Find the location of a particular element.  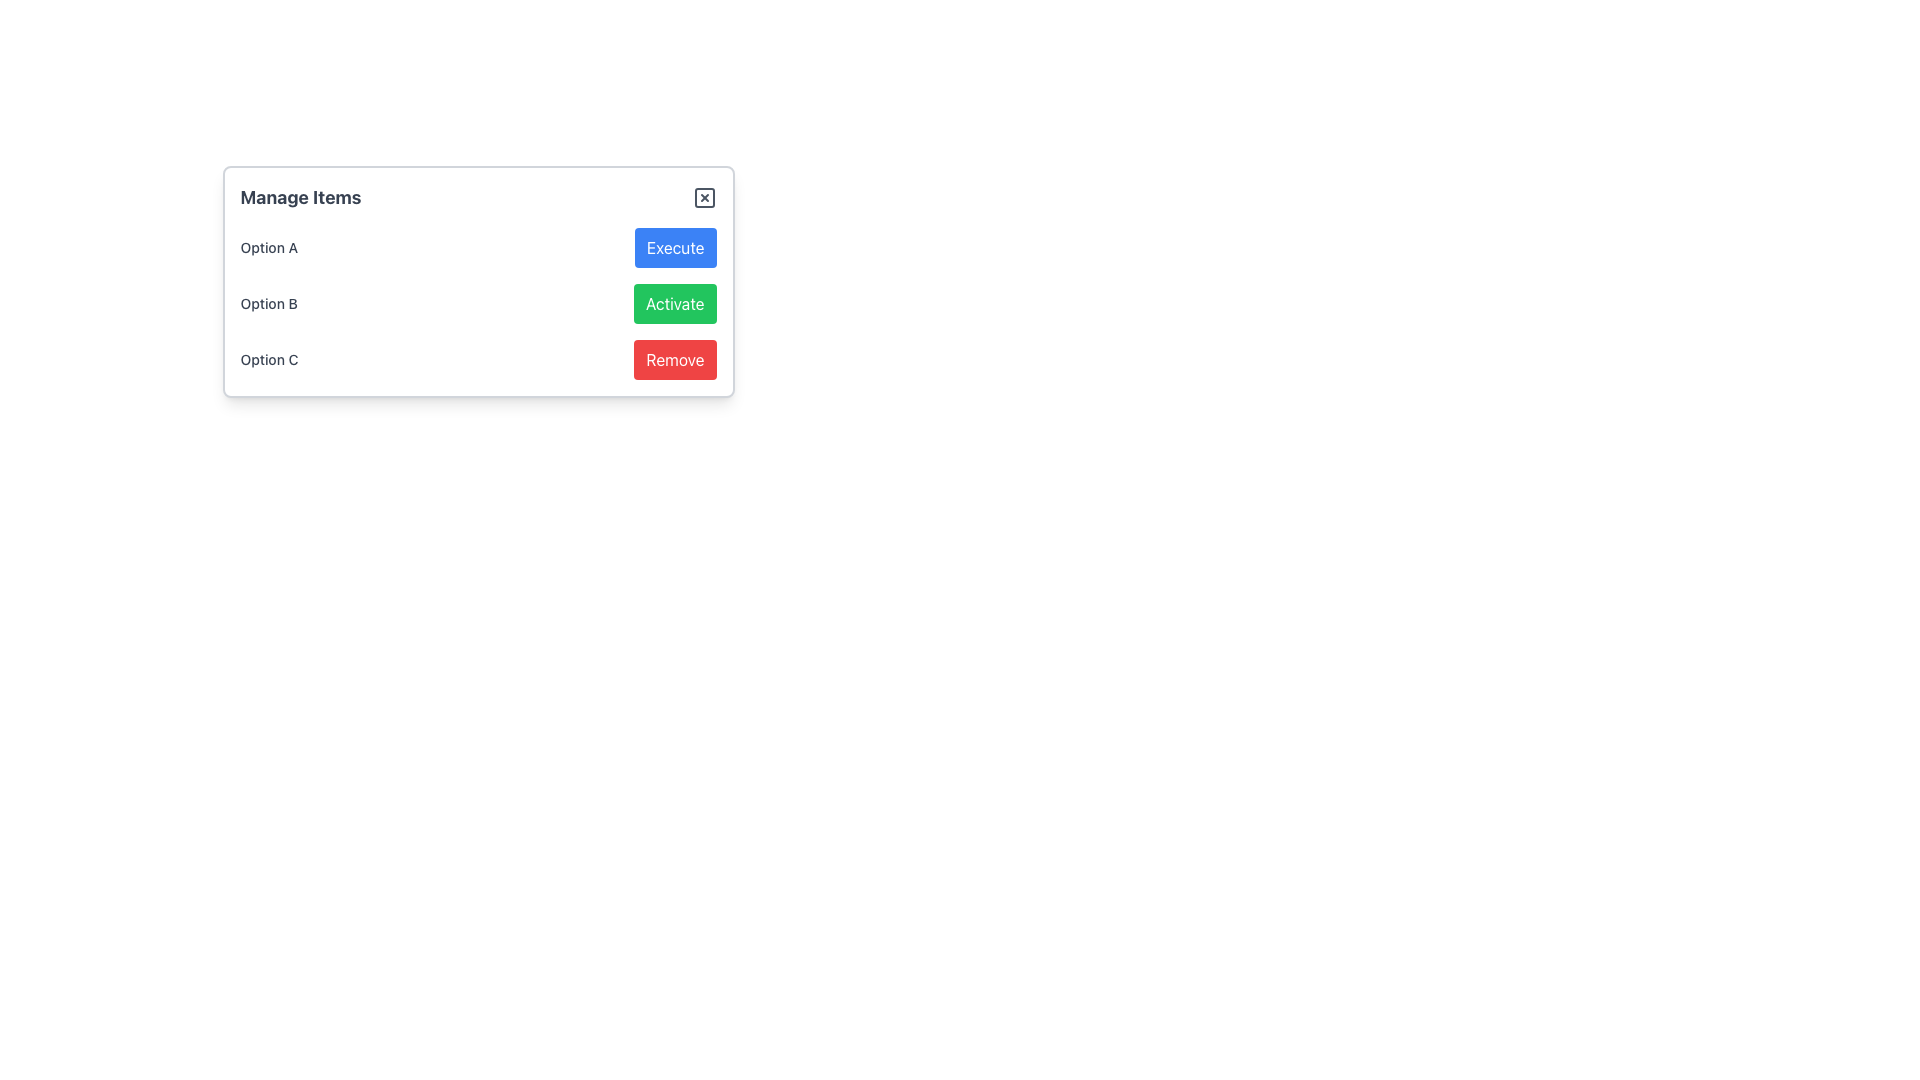

the second text label within the panel, positioned between 'Option A' and 'Option C', to identify it for selection is located at coordinates (268, 304).